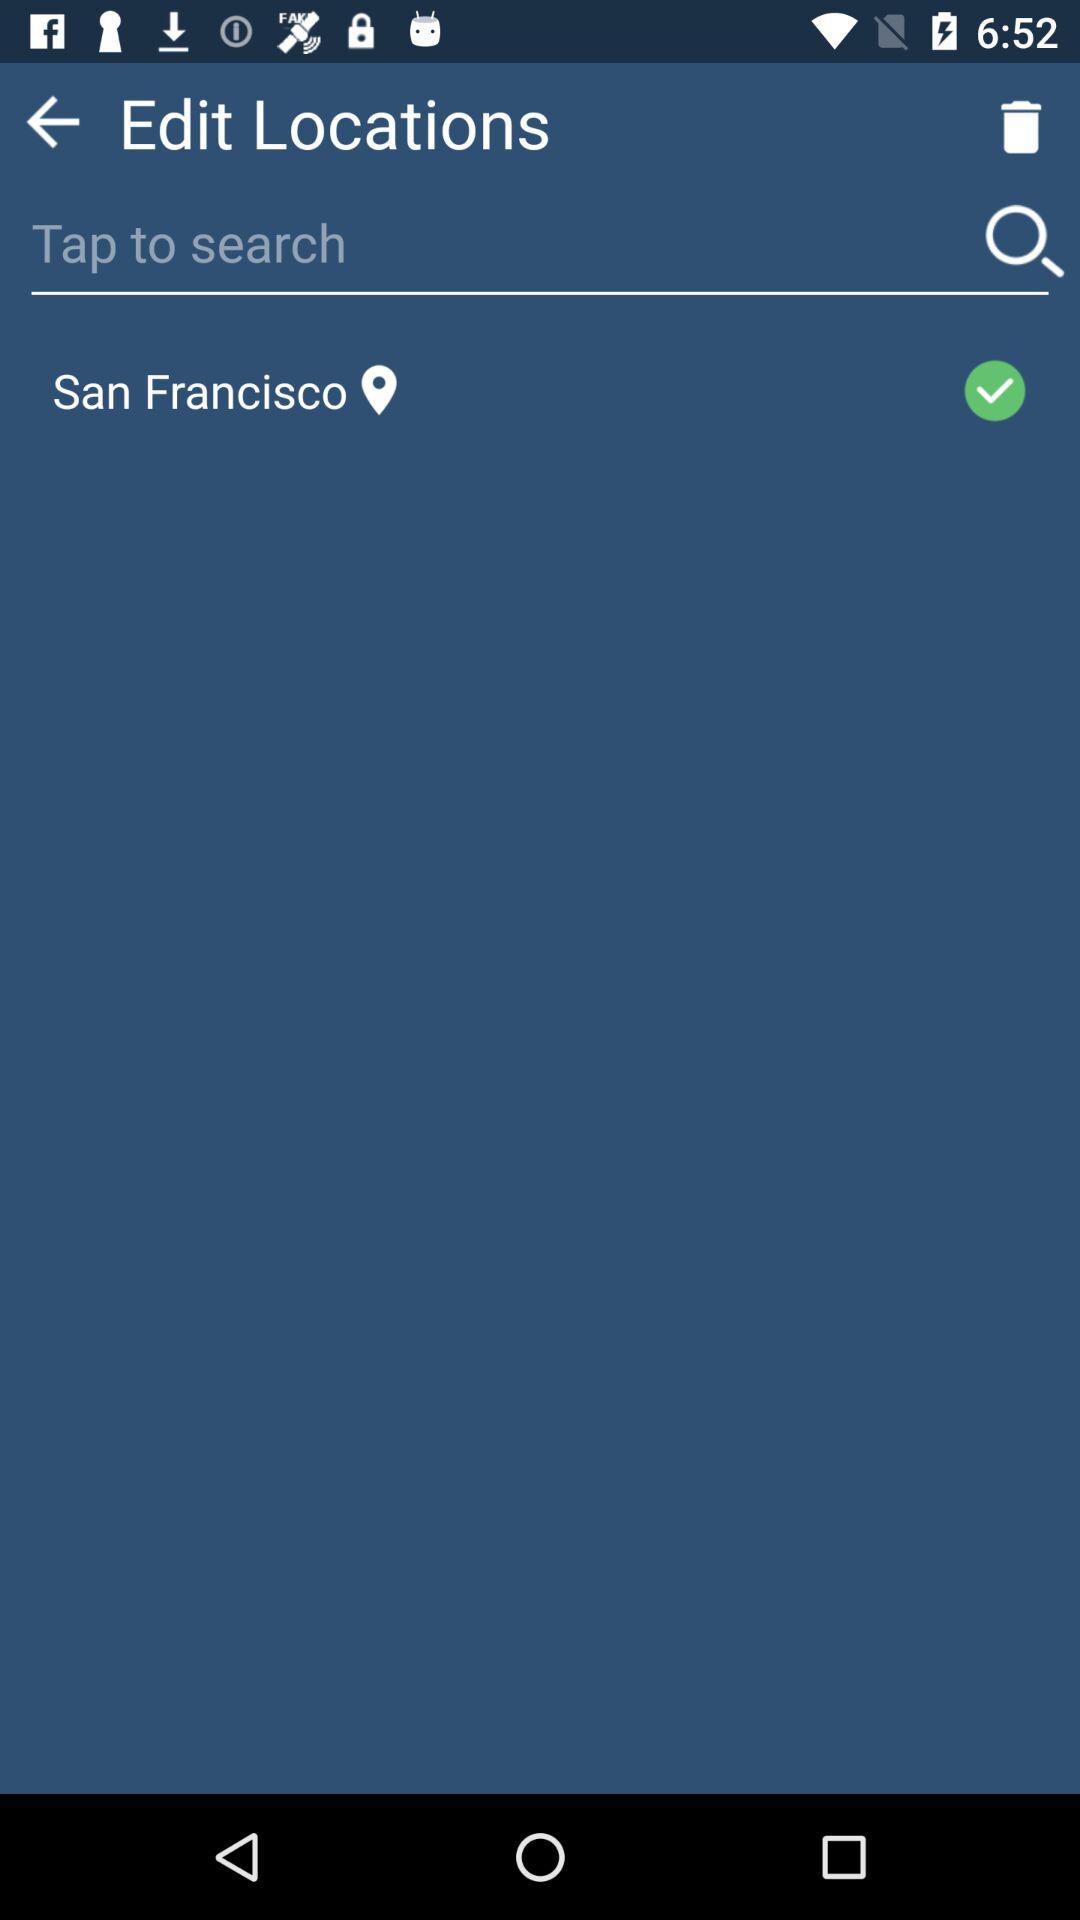 The height and width of the screenshot is (1920, 1080). What do you see at coordinates (1024, 257) in the screenshot?
I see `the search icon` at bounding box center [1024, 257].